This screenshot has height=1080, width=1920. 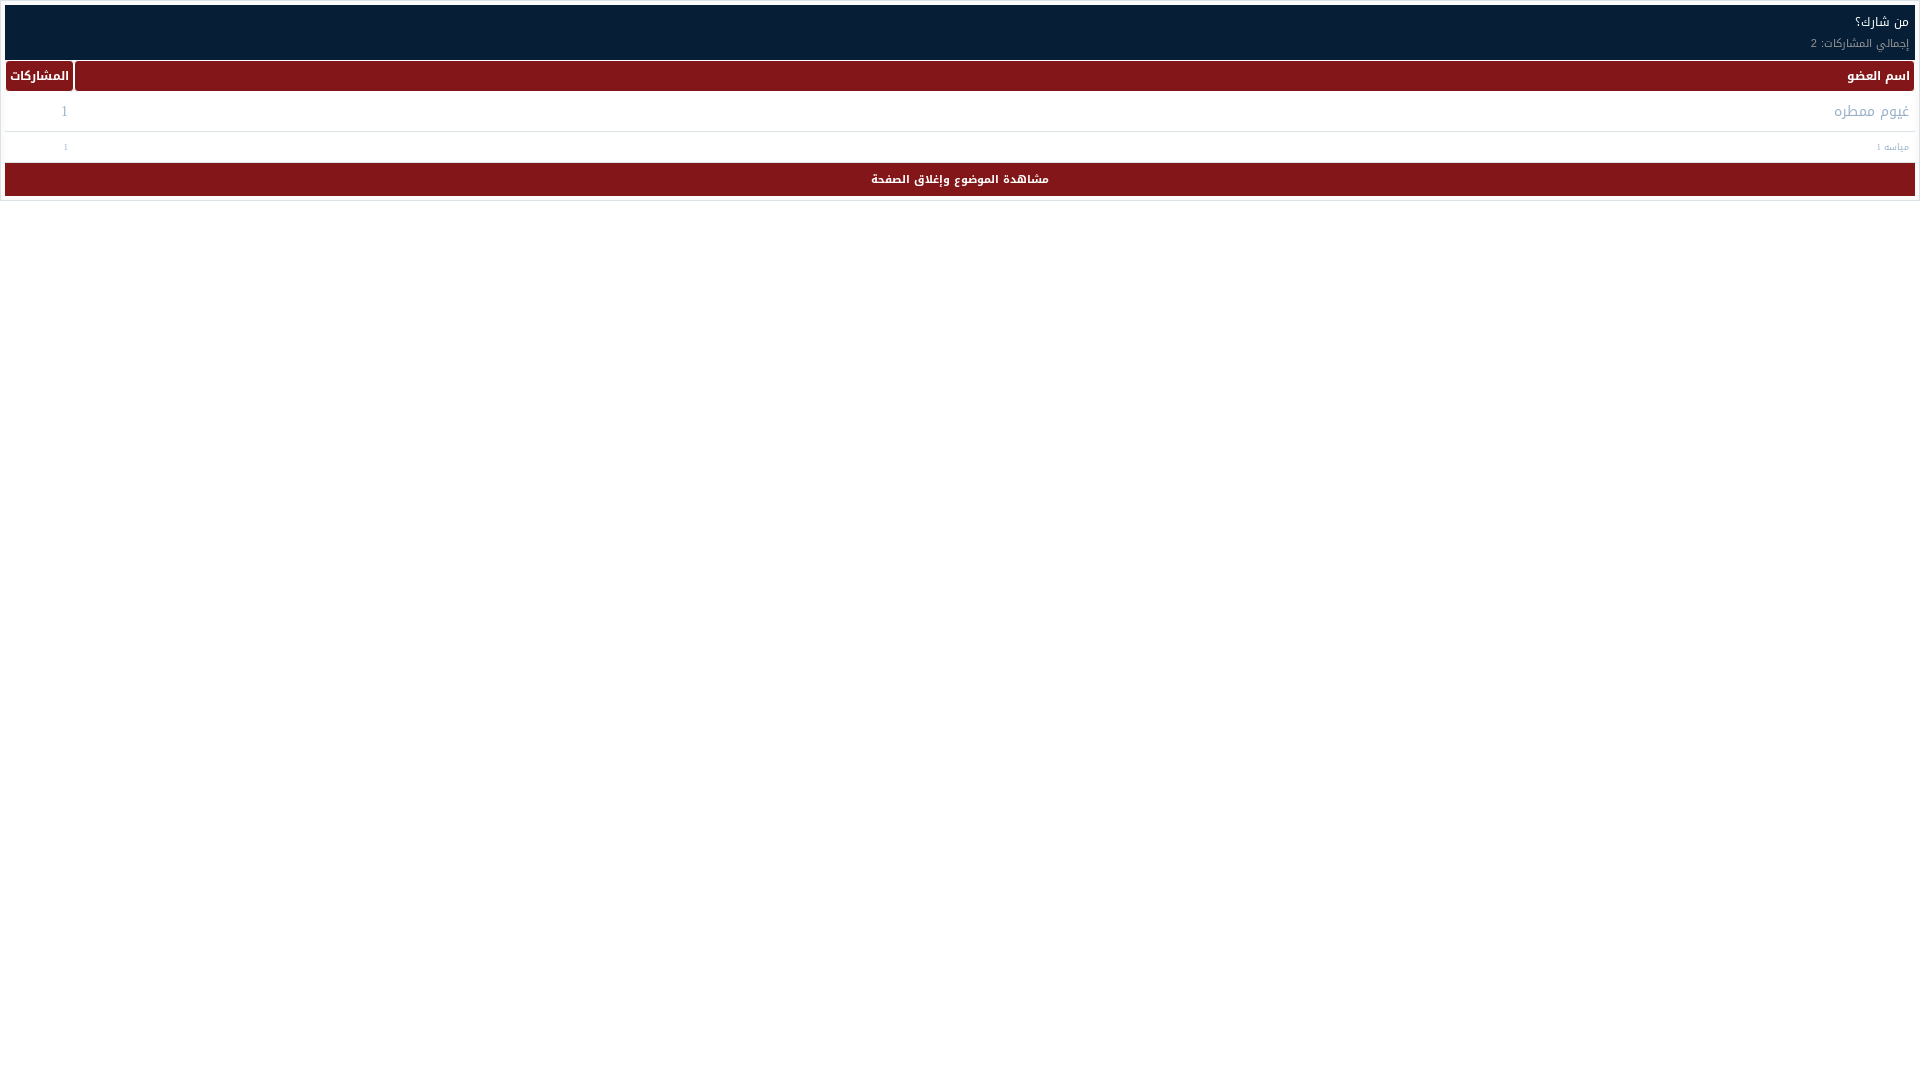 I want to click on '1', so click(x=64, y=111).